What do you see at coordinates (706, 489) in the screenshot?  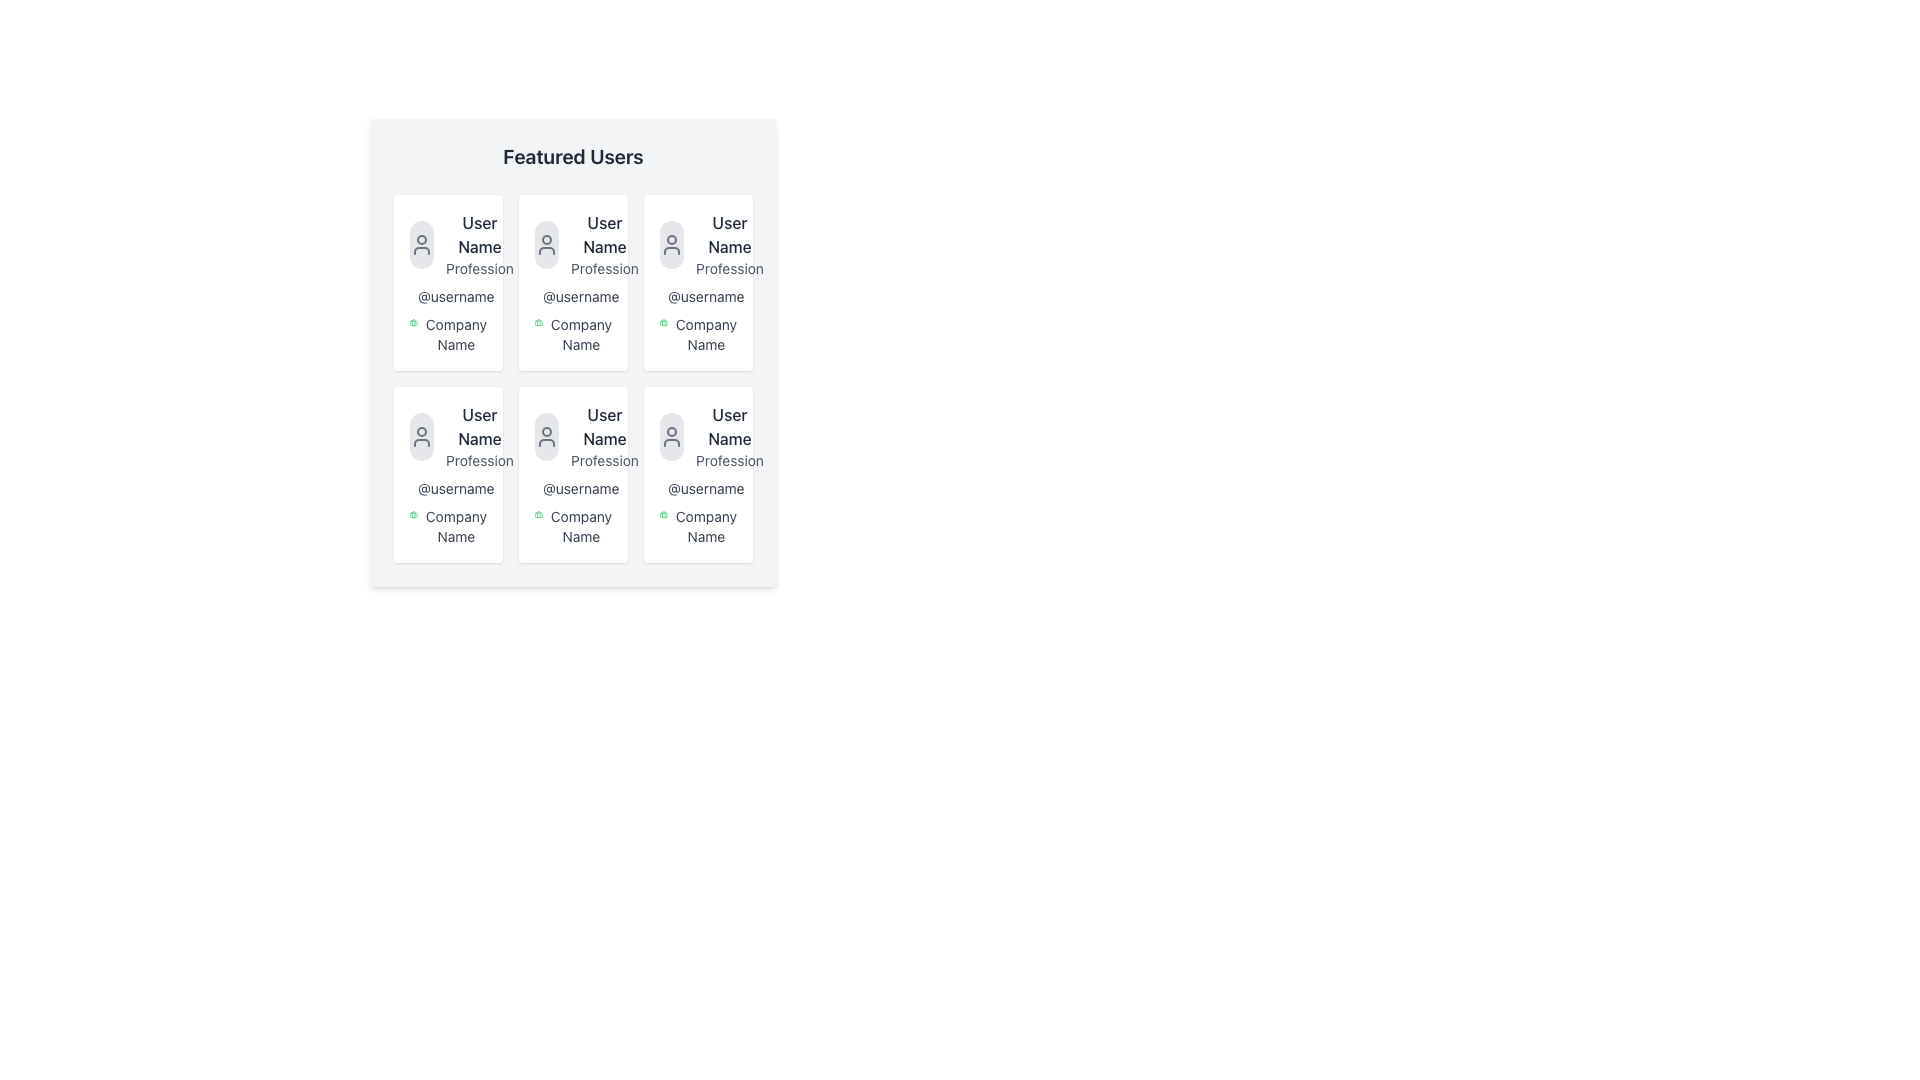 I see `the username display element located in the third card from the left in the bottom row of the grid layout, positioned under the profession title and above the company name` at bounding box center [706, 489].